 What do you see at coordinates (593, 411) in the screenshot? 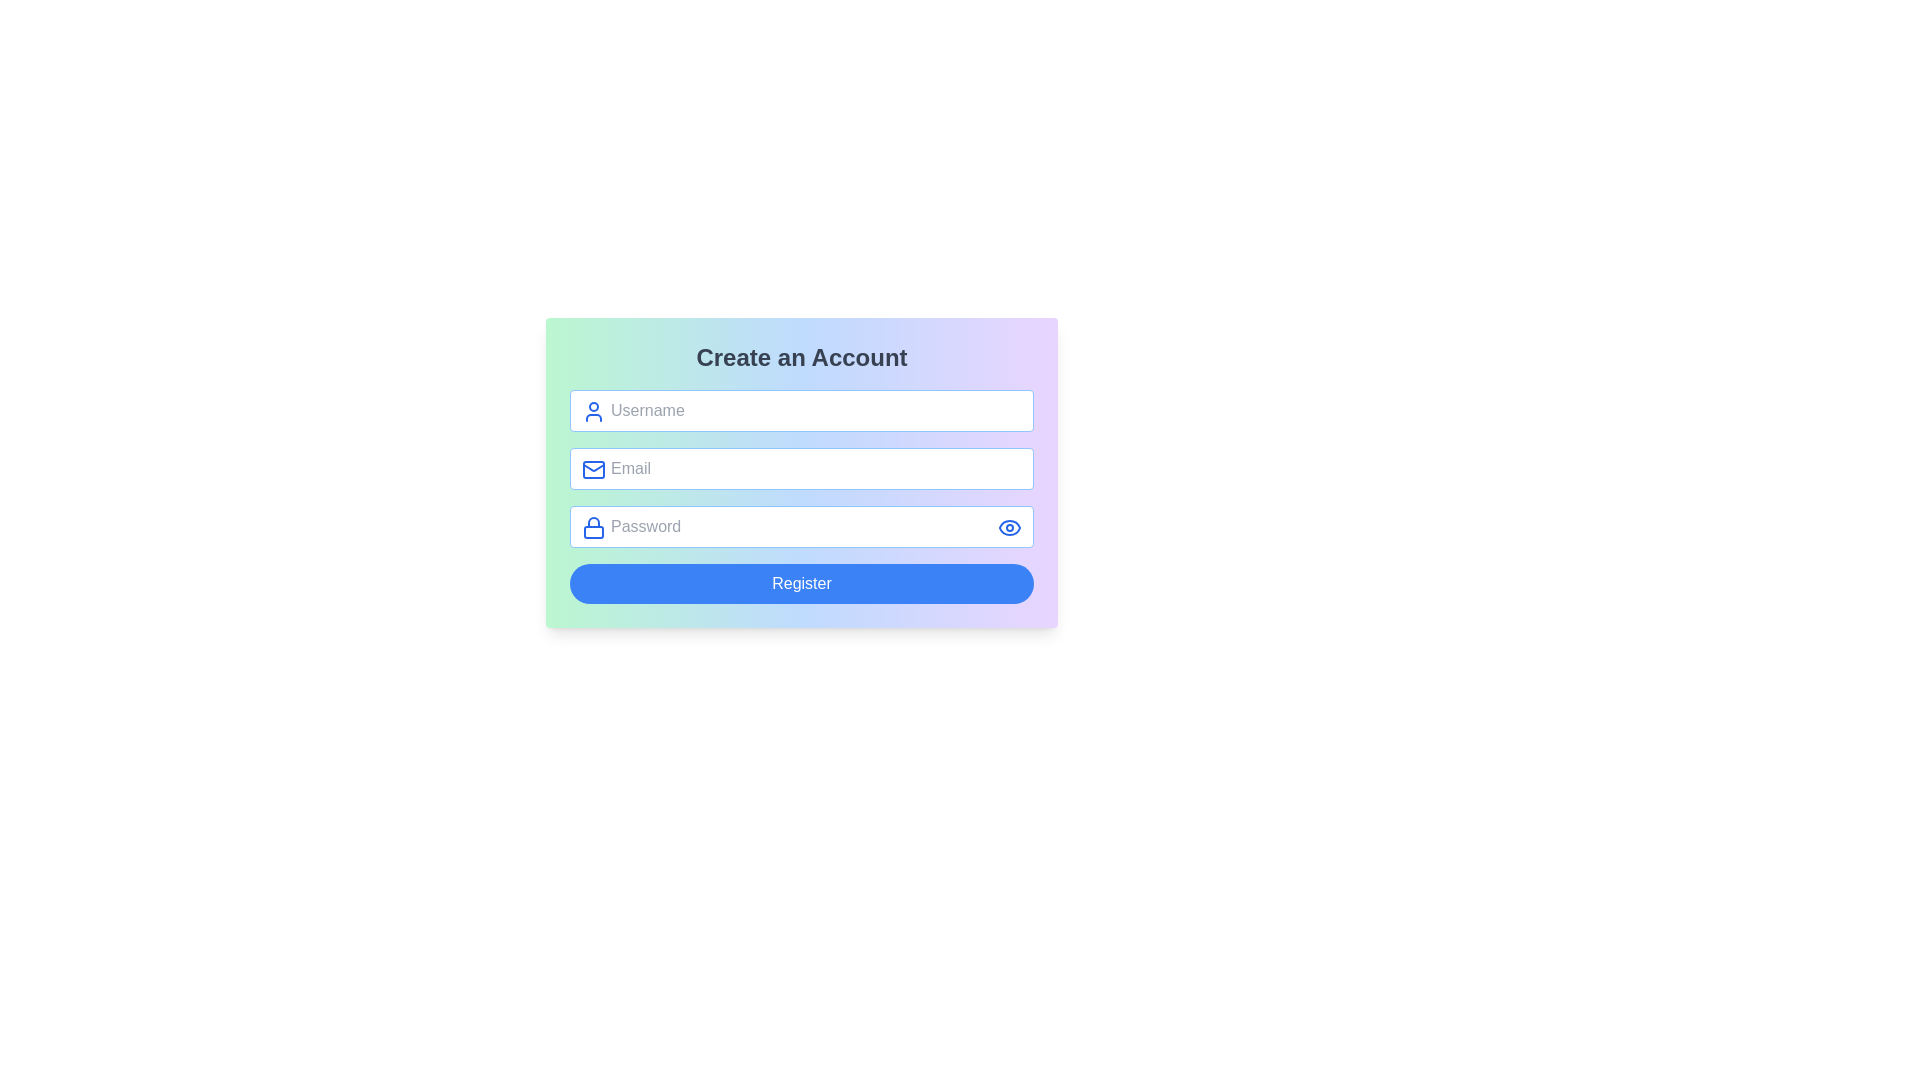
I see `the user silhouette icon located inside the input field for the 'Username' attribute, positioned to the left of the input area` at bounding box center [593, 411].